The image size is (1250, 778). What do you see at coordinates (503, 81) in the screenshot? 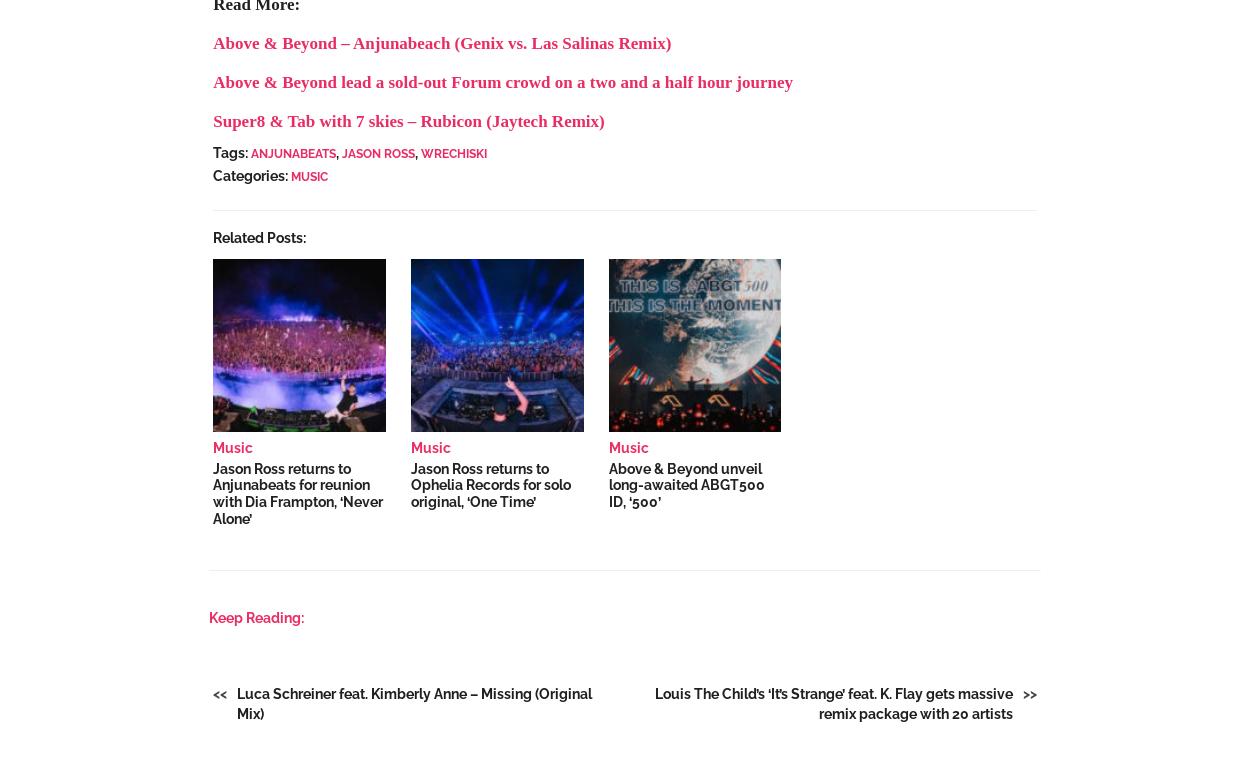
I see `'Above & Beyond lead a sold-out Forum crowd on a two and a half hour journey'` at bounding box center [503, 81].